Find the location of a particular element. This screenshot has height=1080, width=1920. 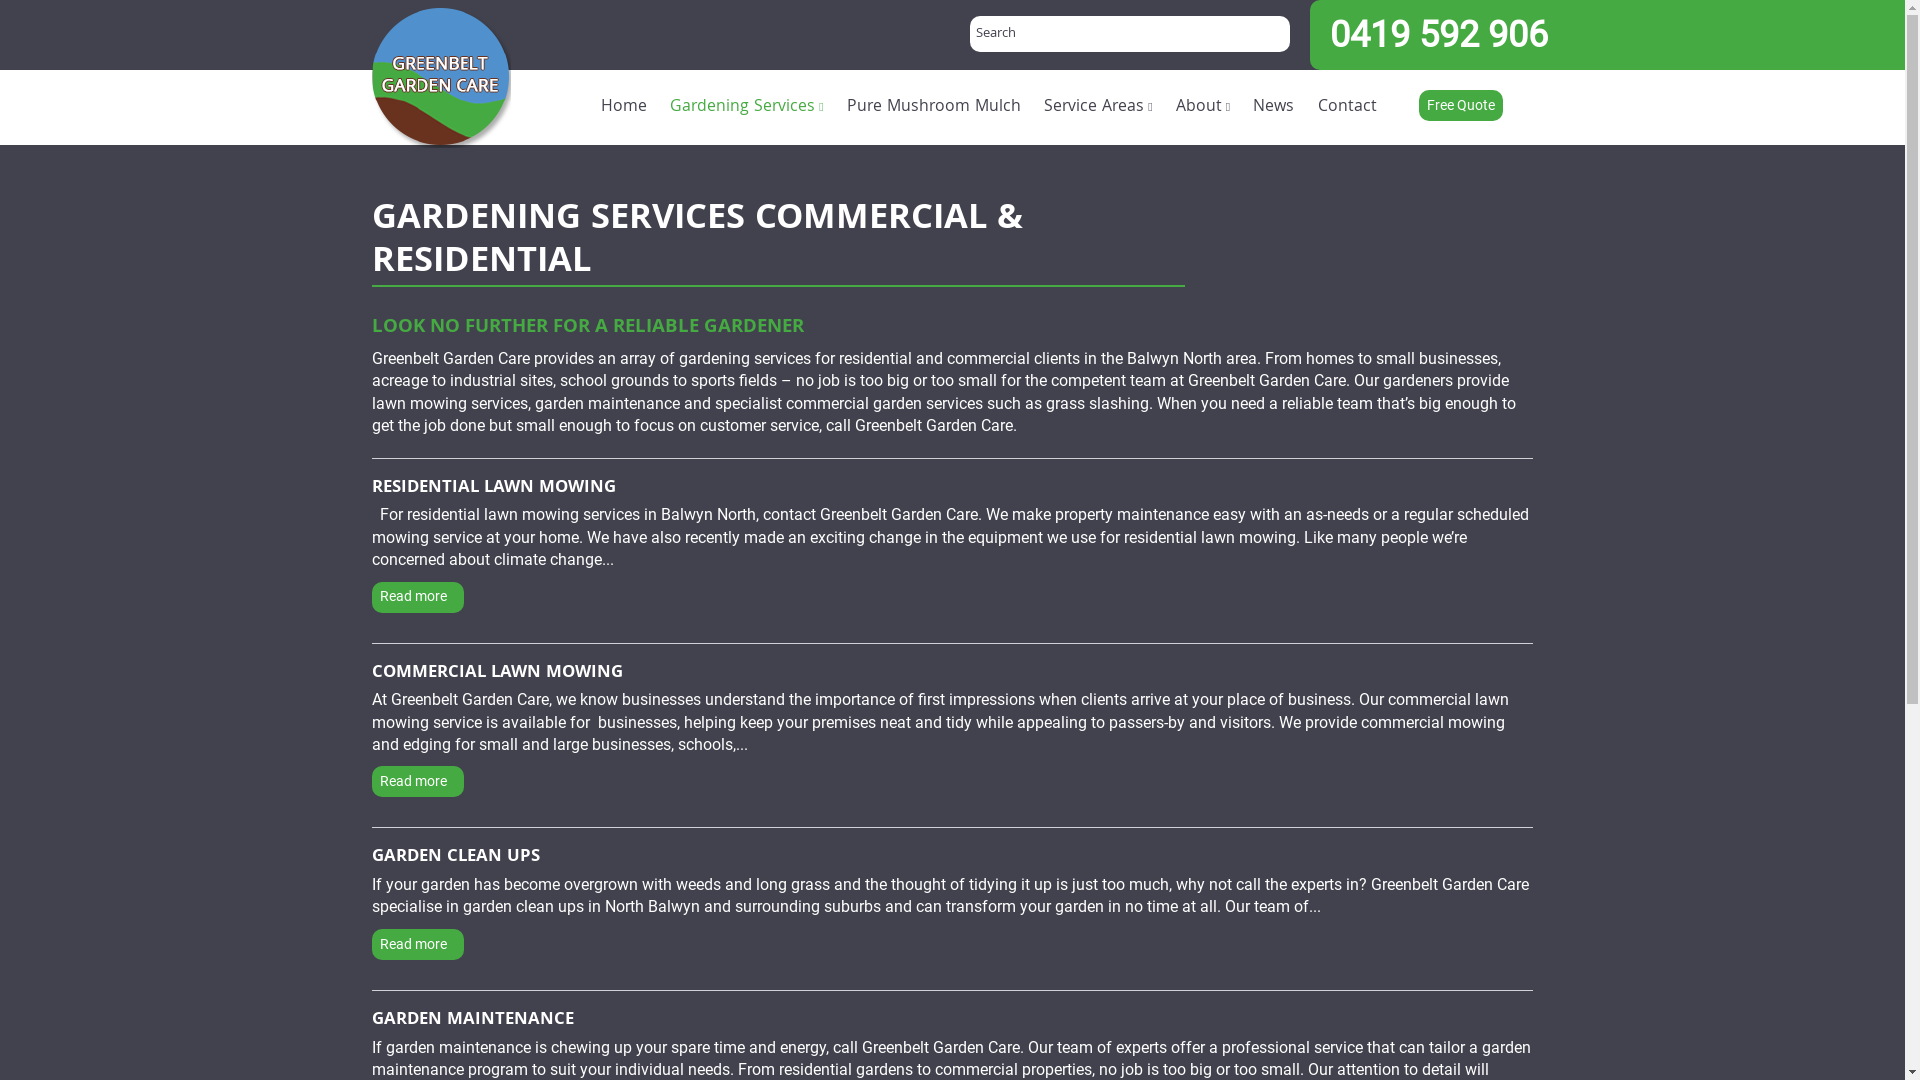

'Read more' is located at coordinates (416, 780).